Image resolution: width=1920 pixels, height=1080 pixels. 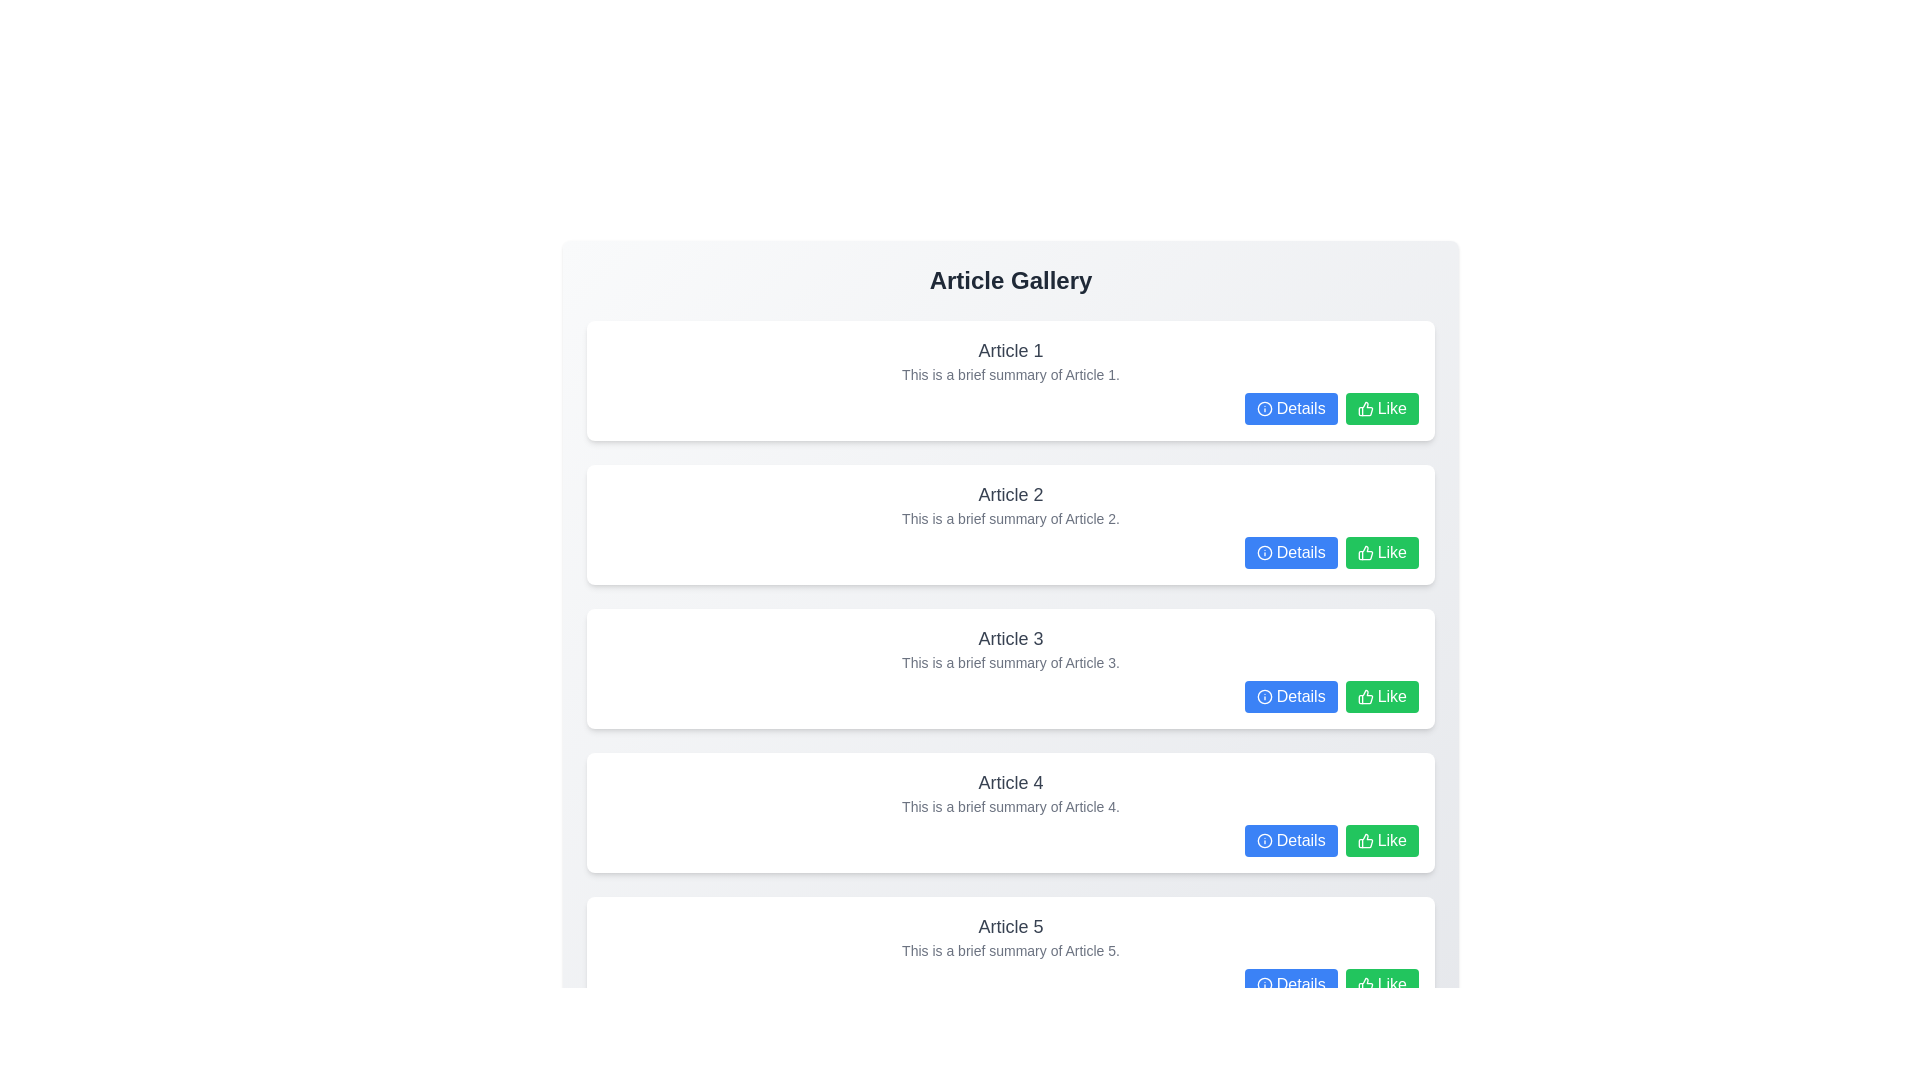 What do you see at coordinates (1011, 494) in the screenshot?
I see `the Text Label that serves as the title for the second article, located beneath 'Article 1' and above the description for 'Article 2', to use it as a reference for navigation` at bounding box center [1011, 494].